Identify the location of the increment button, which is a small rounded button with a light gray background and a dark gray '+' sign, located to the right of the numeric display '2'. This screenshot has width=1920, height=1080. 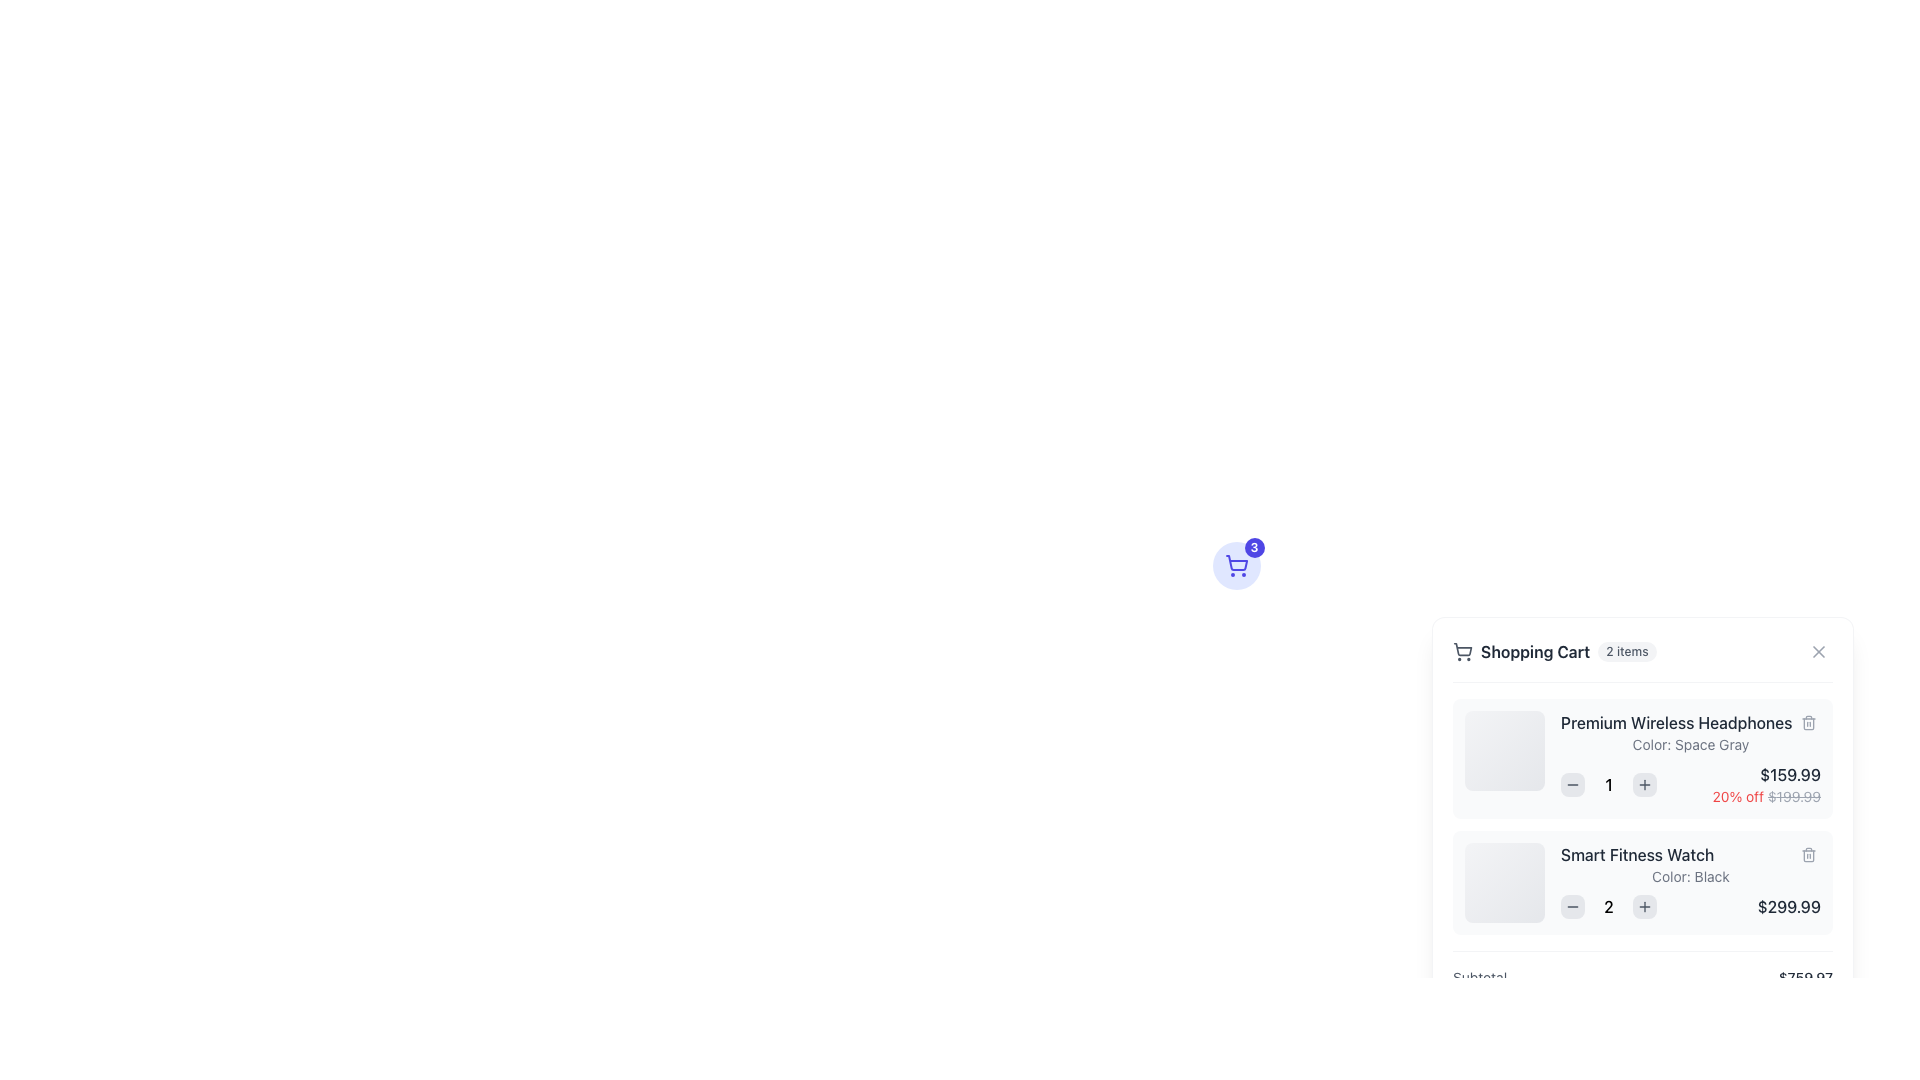
(1645, 906).